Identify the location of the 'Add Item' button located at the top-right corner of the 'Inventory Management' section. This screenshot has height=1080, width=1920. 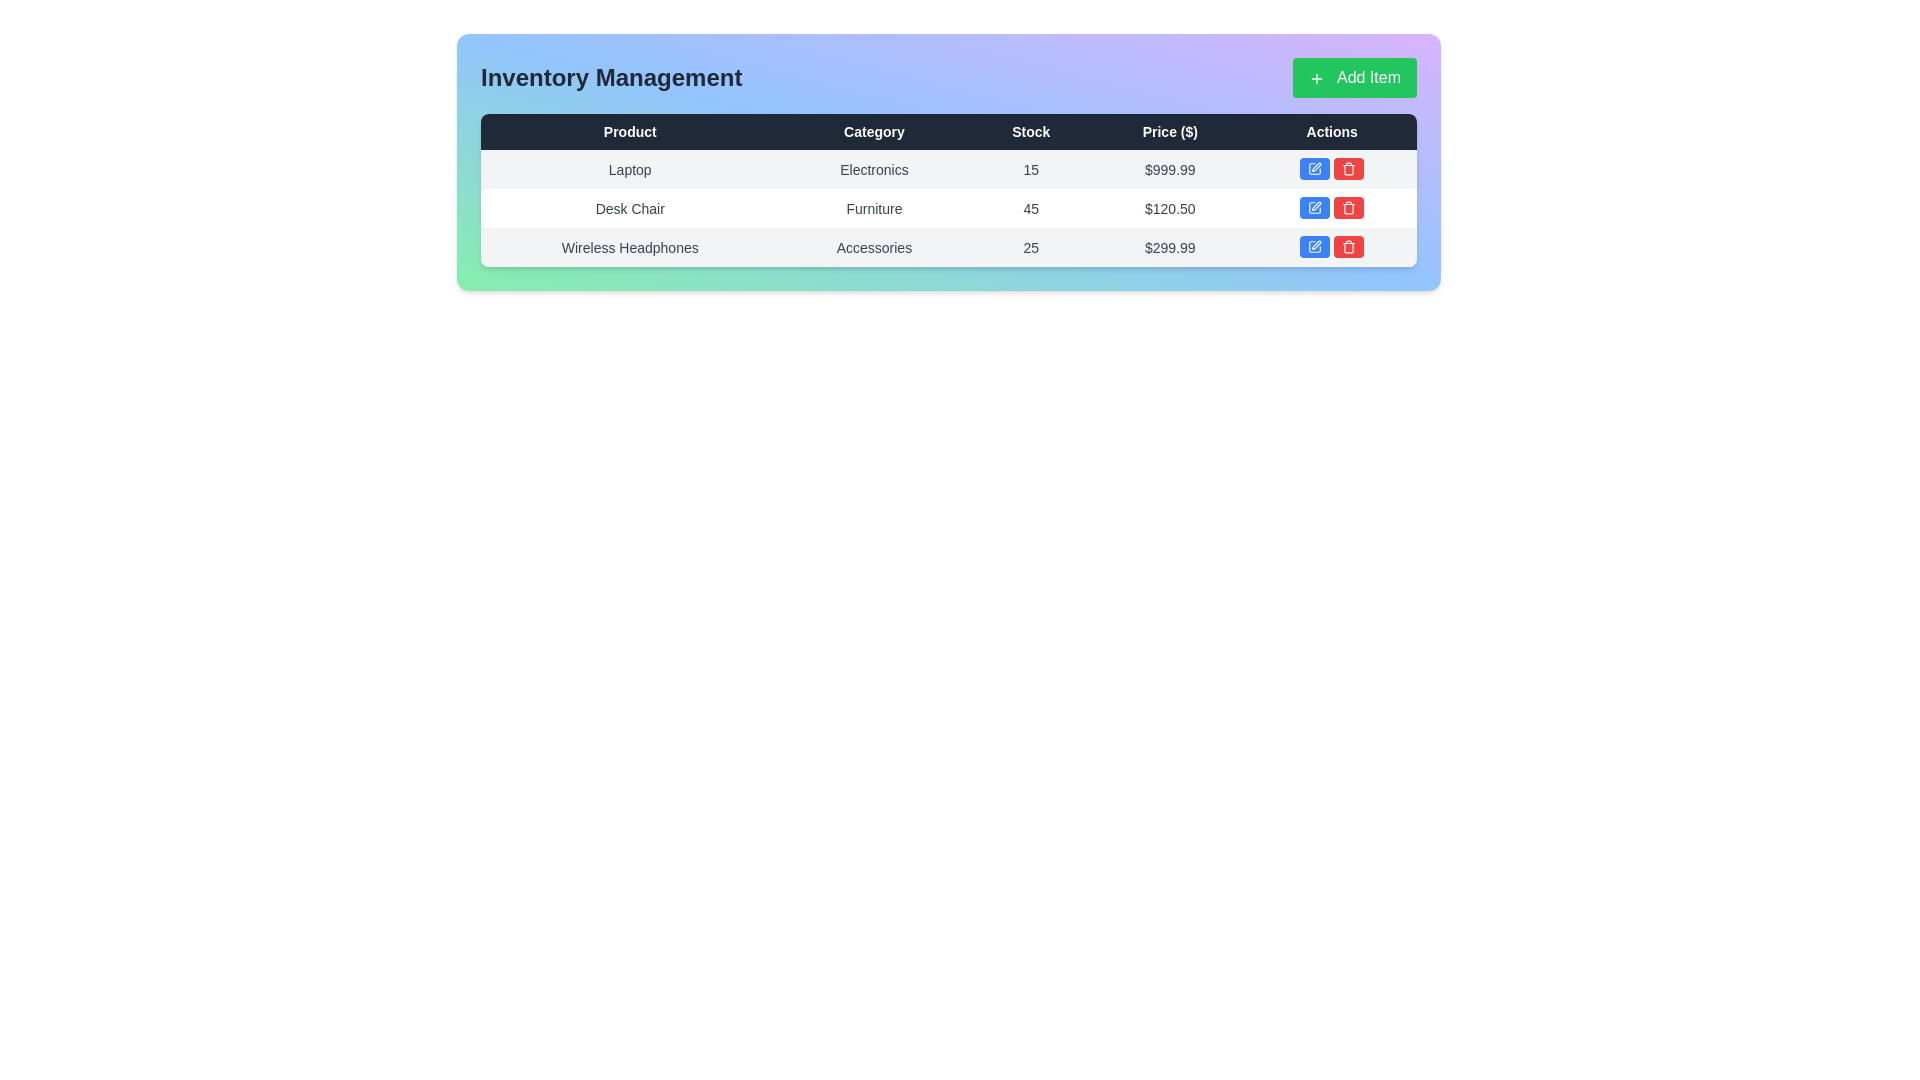
(1355, 76).